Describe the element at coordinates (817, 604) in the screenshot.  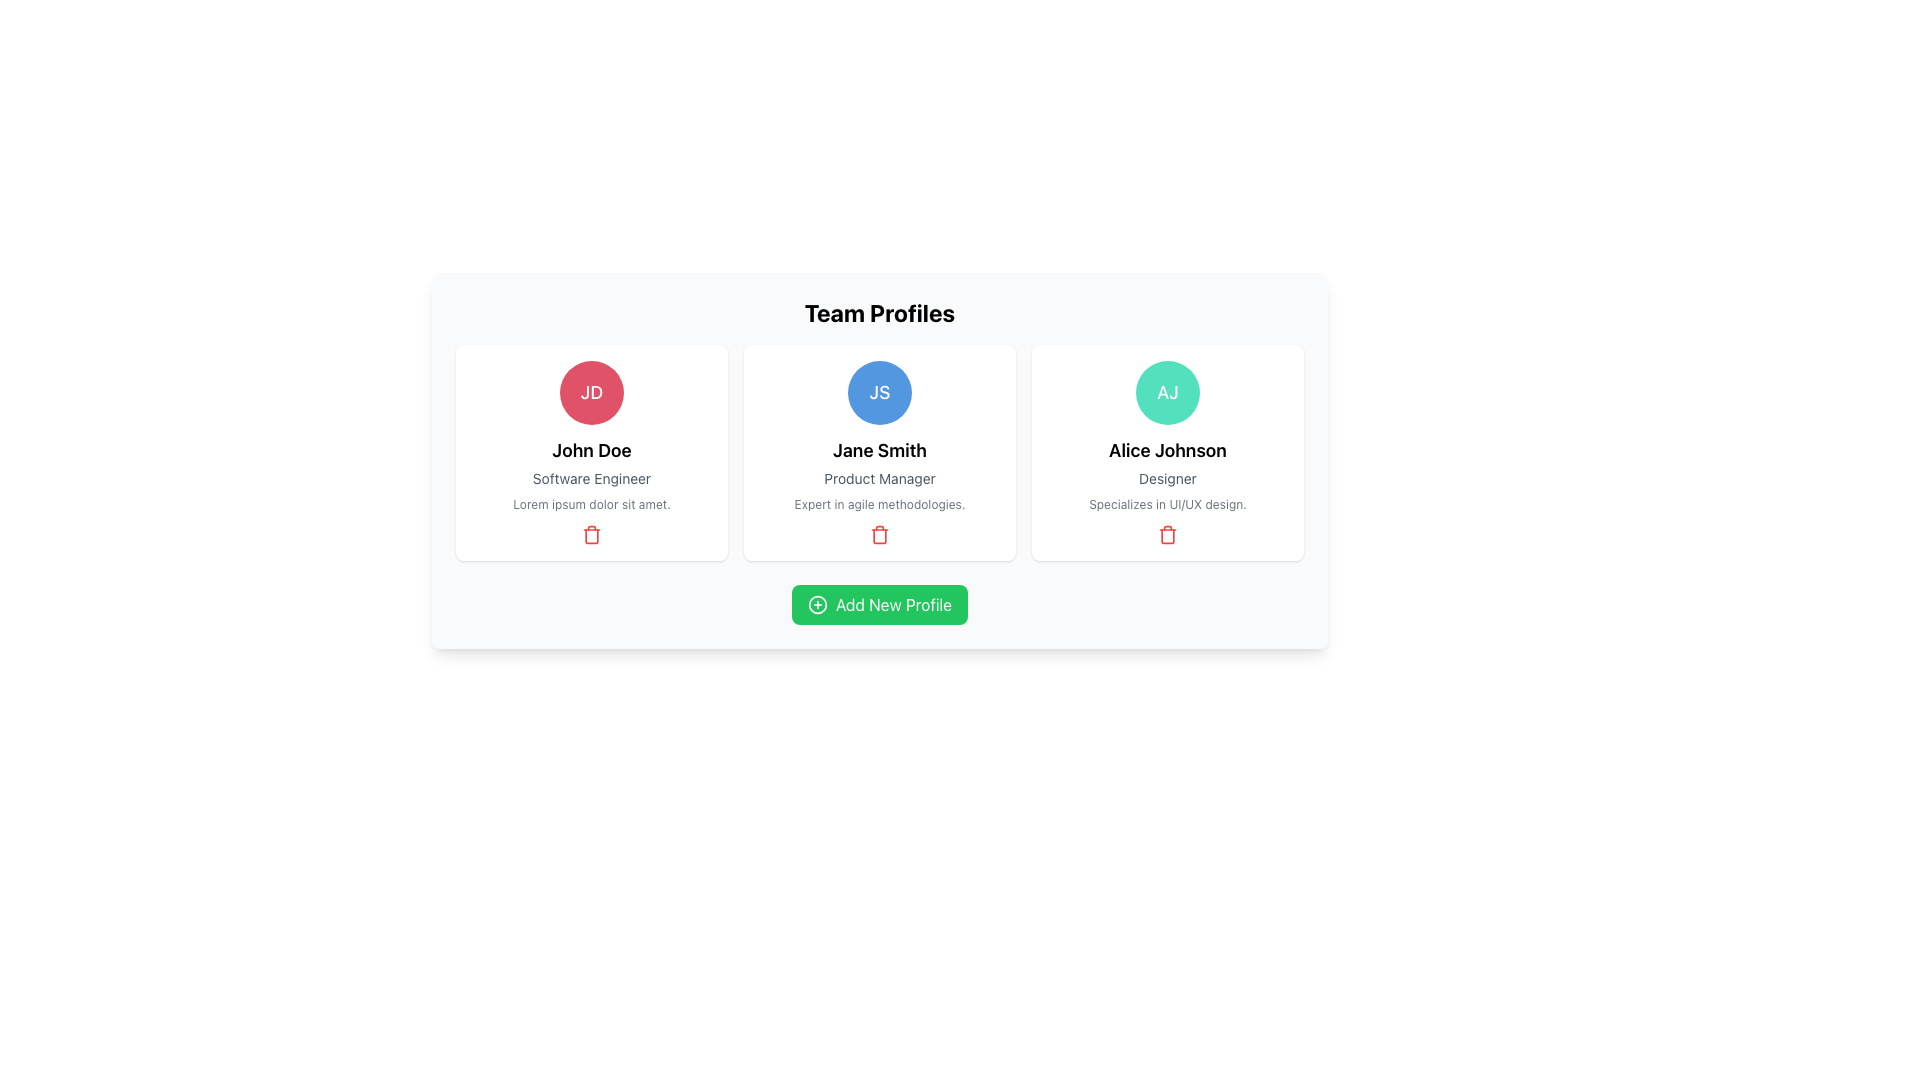
I see `the SVG Circle element that represents the action of adding a new profile, located at the center of the button labeled 'Add New Profile'` at that location.